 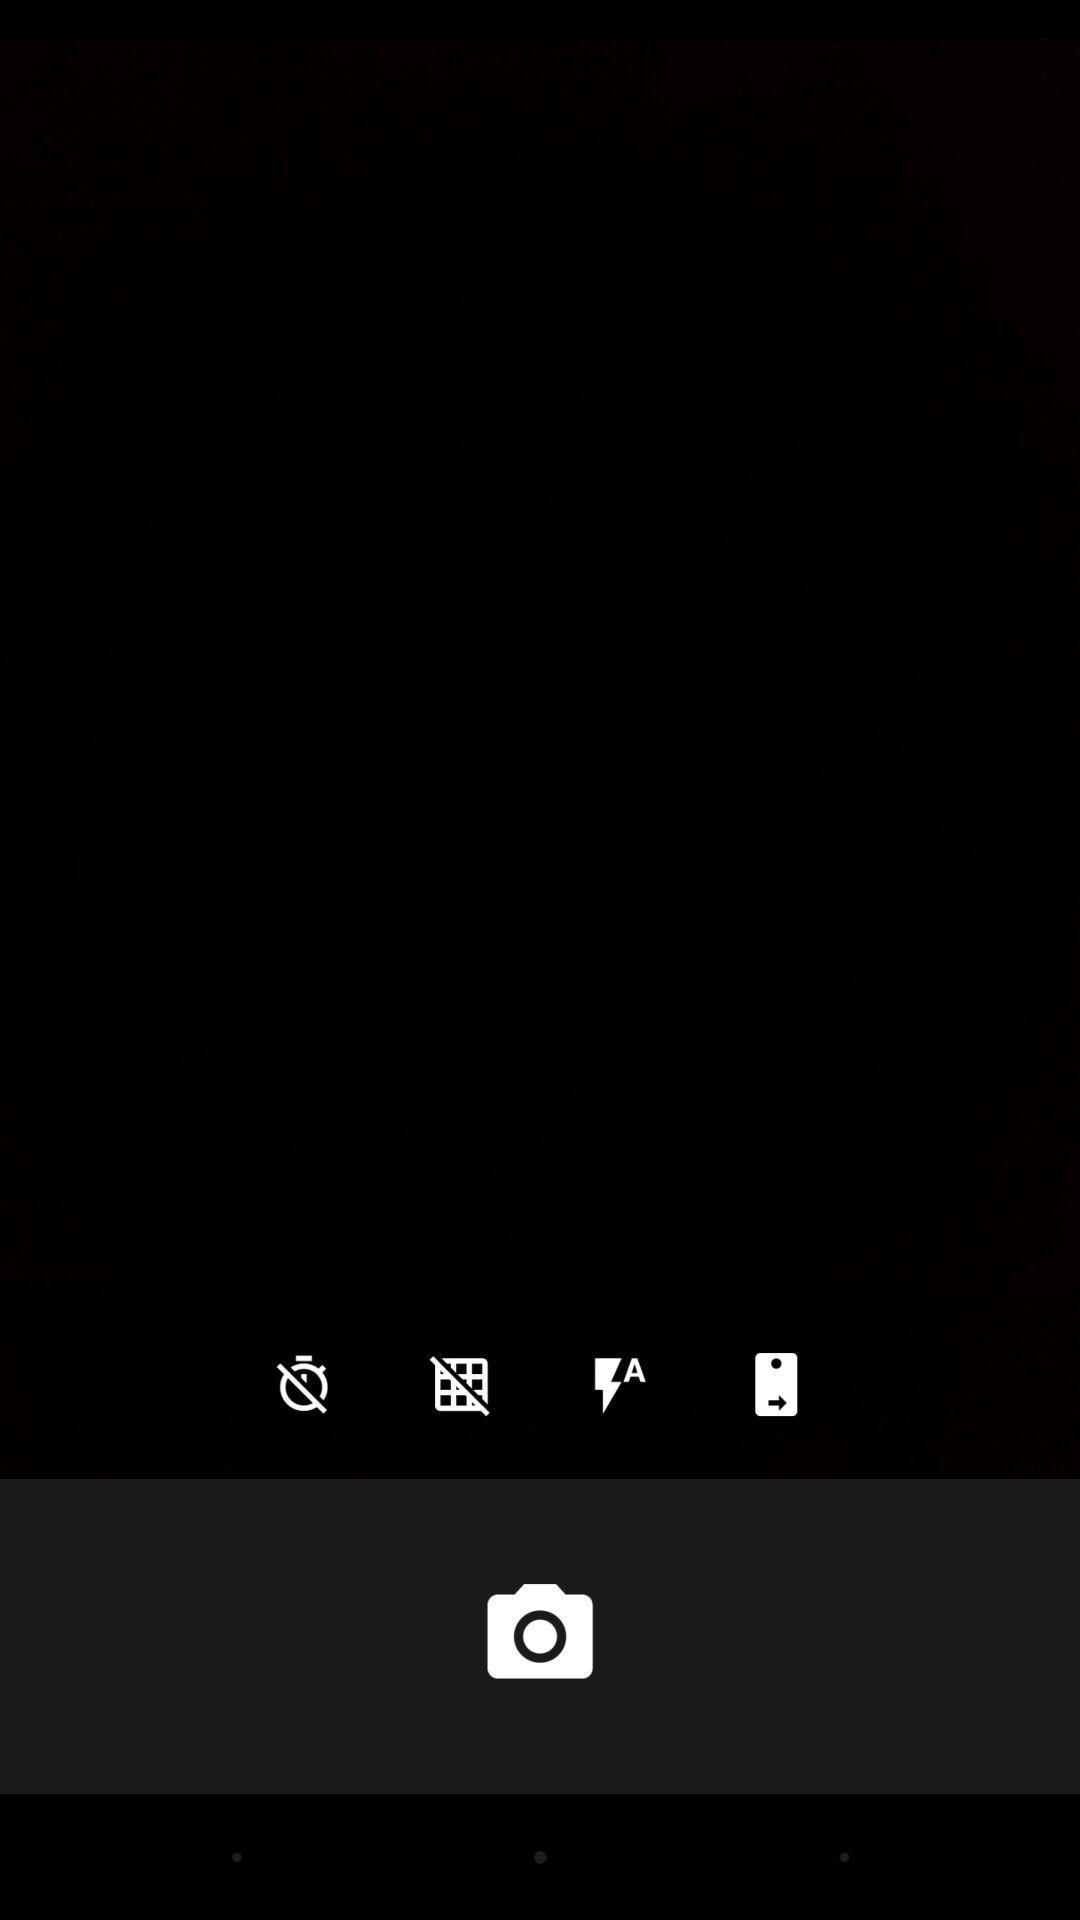 I want to click on the time icon, so click(x=303, y=1383).